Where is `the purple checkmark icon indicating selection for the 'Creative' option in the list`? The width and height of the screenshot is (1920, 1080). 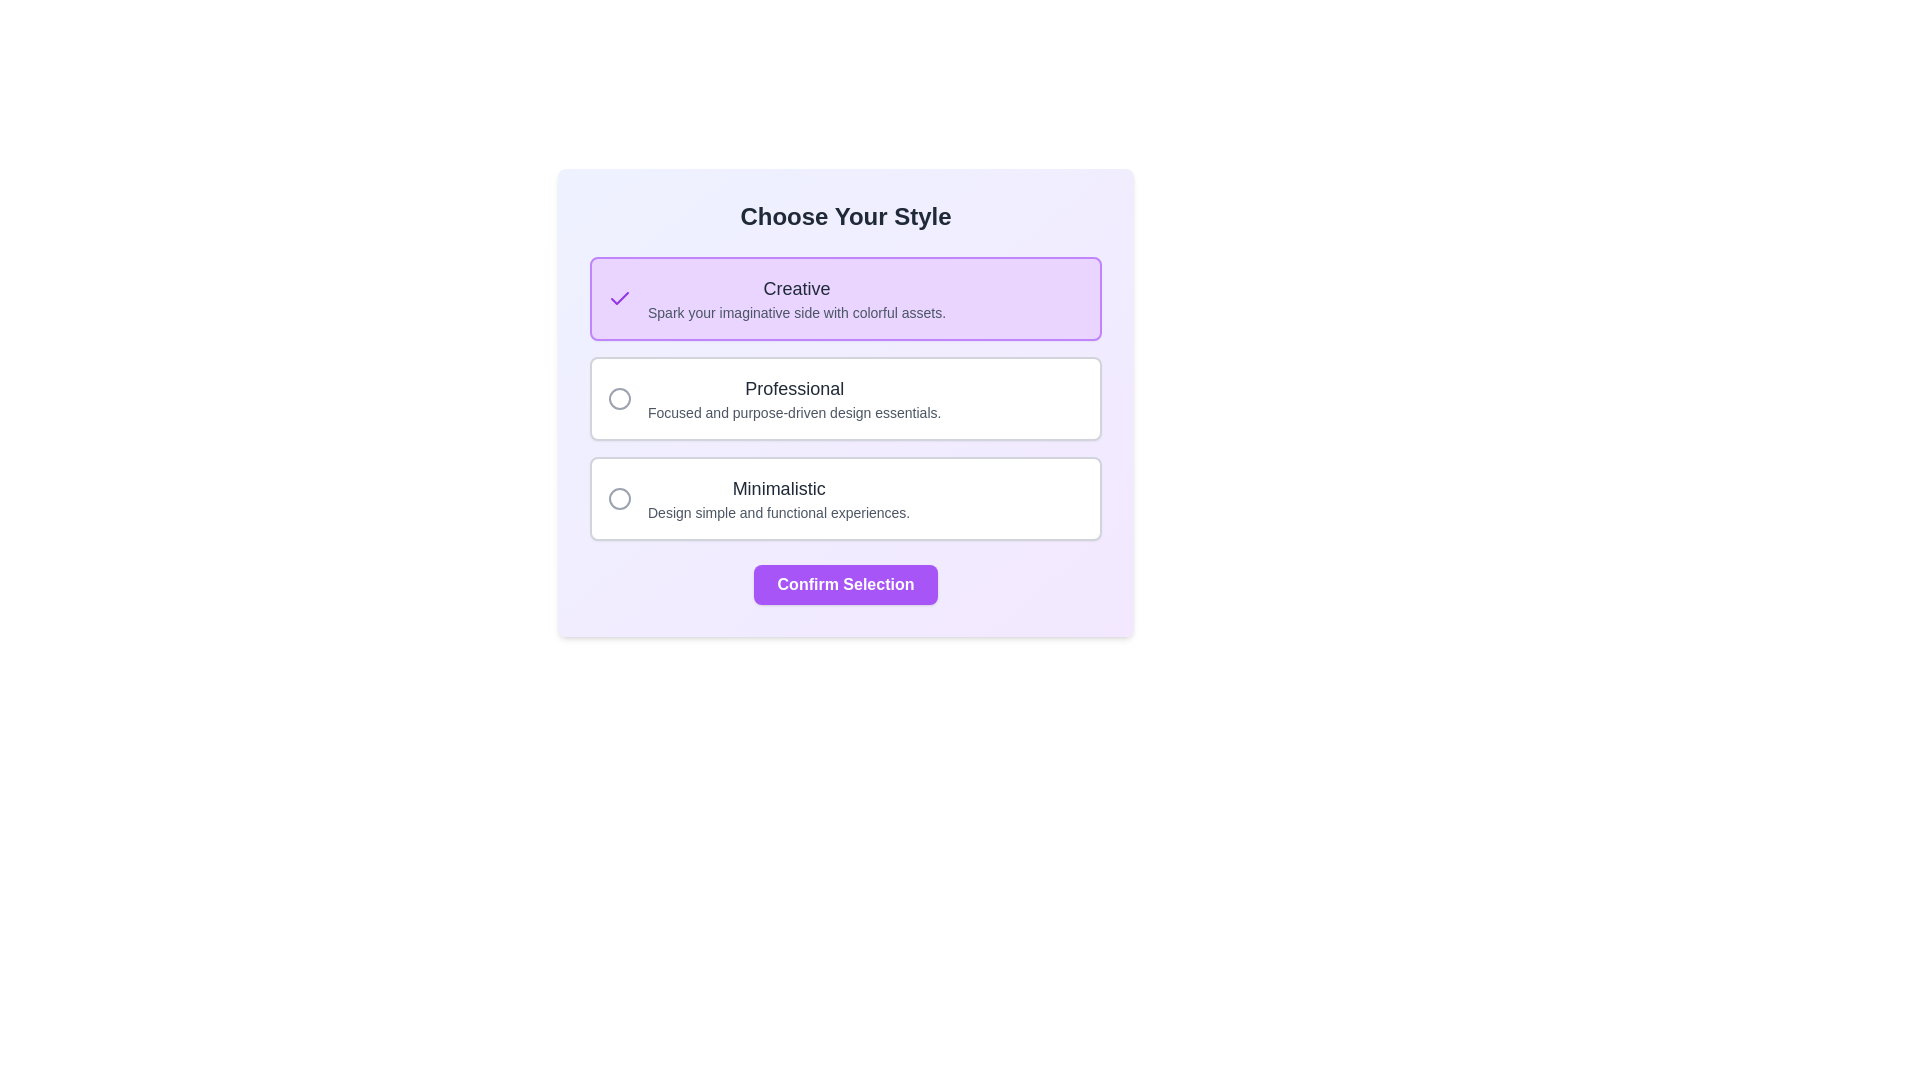 the purple checkmark icon indicating selection for the 'Creative' option in the list is located at coordinates (618, 299).